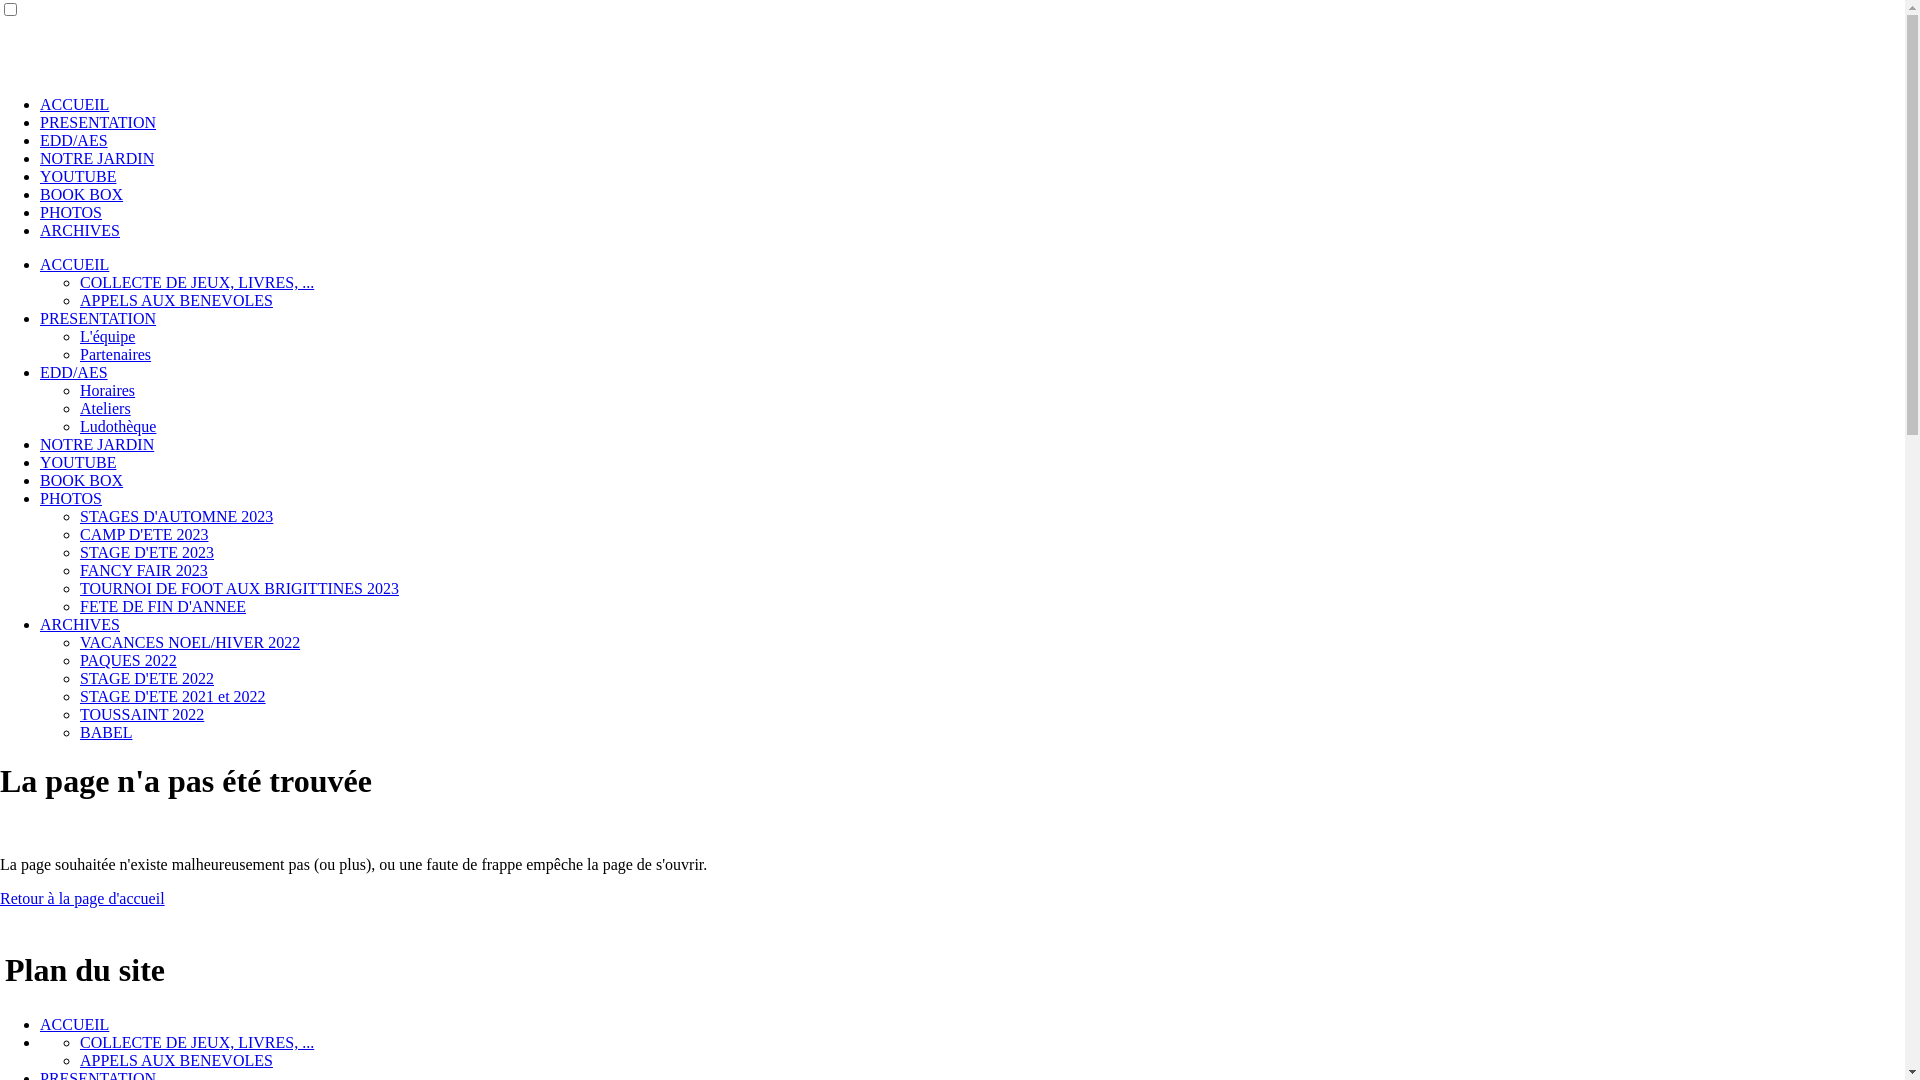 Image resolution: width=1920 pixels, height=1080 pixels. I want to click on 'TOUSSAINT 2022', so click(141, 713).